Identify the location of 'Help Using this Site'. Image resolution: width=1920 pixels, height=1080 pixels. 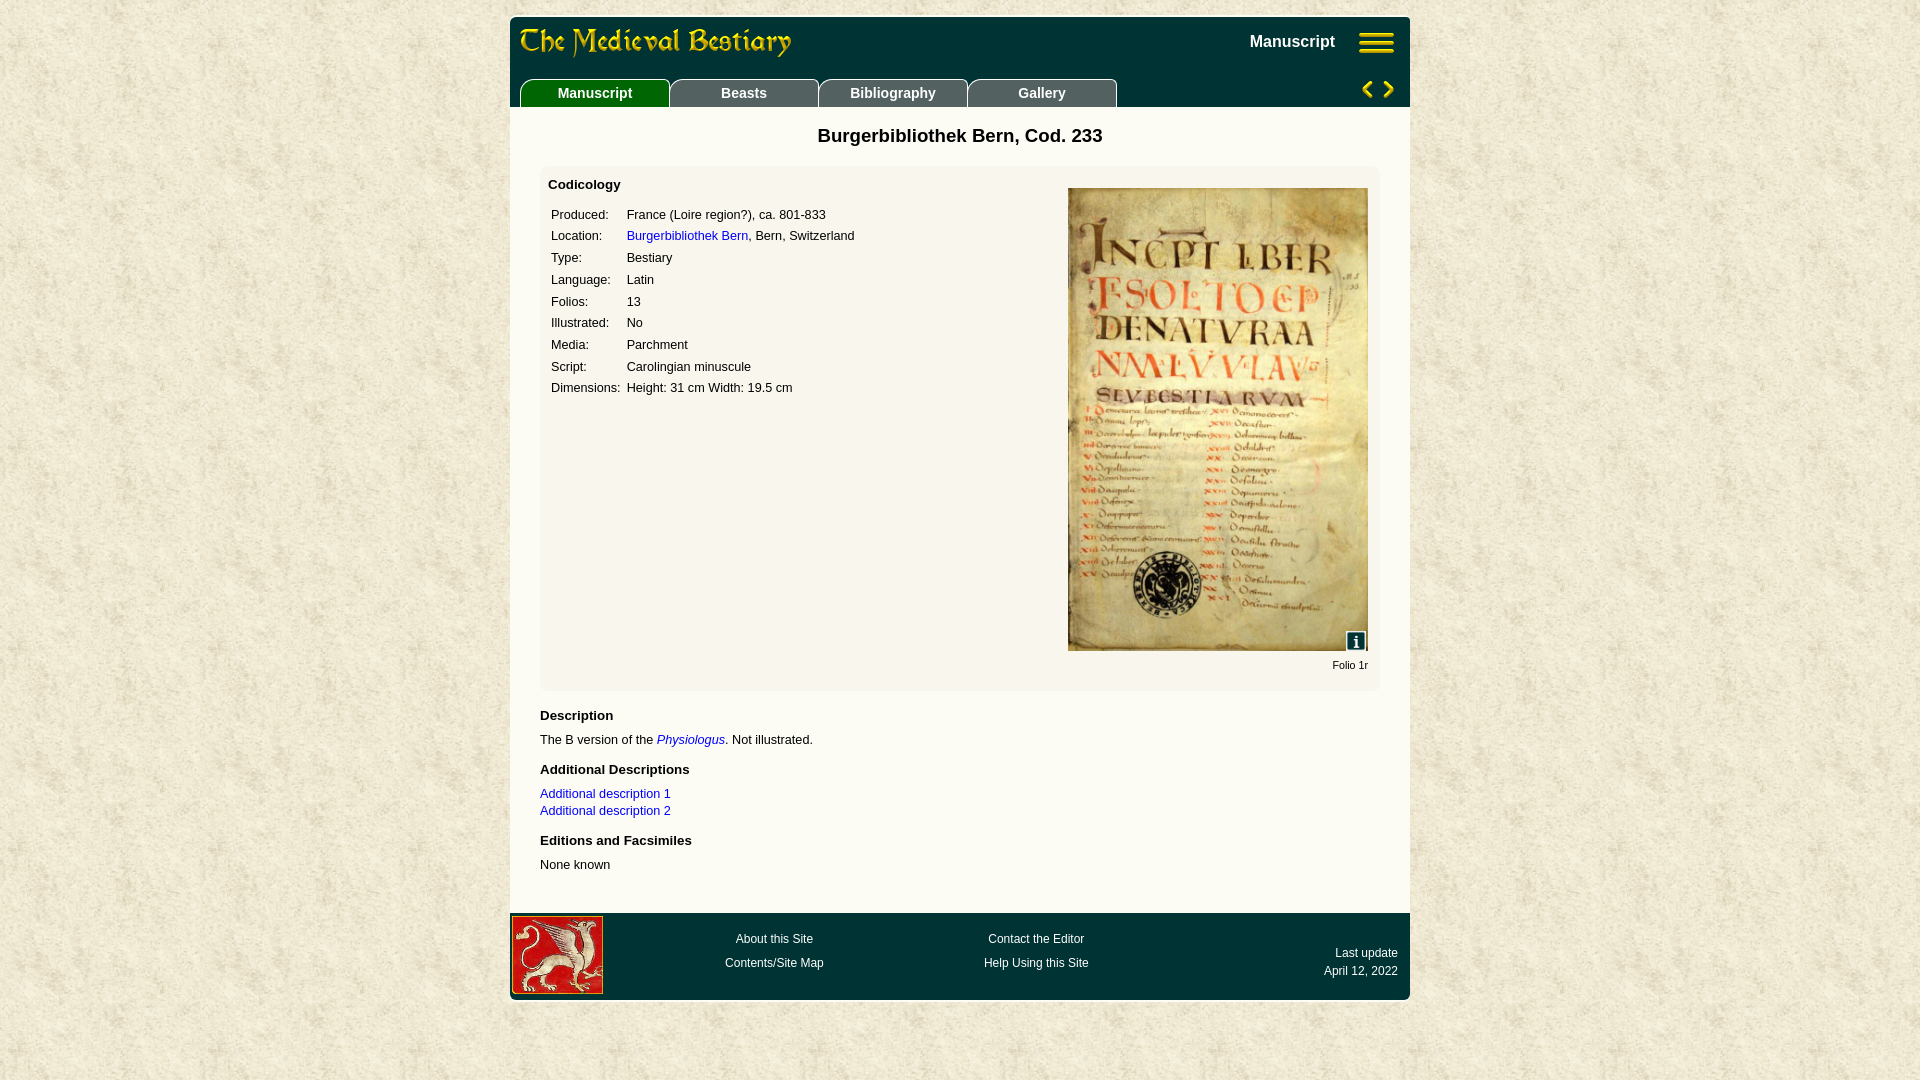
(1036, 962).